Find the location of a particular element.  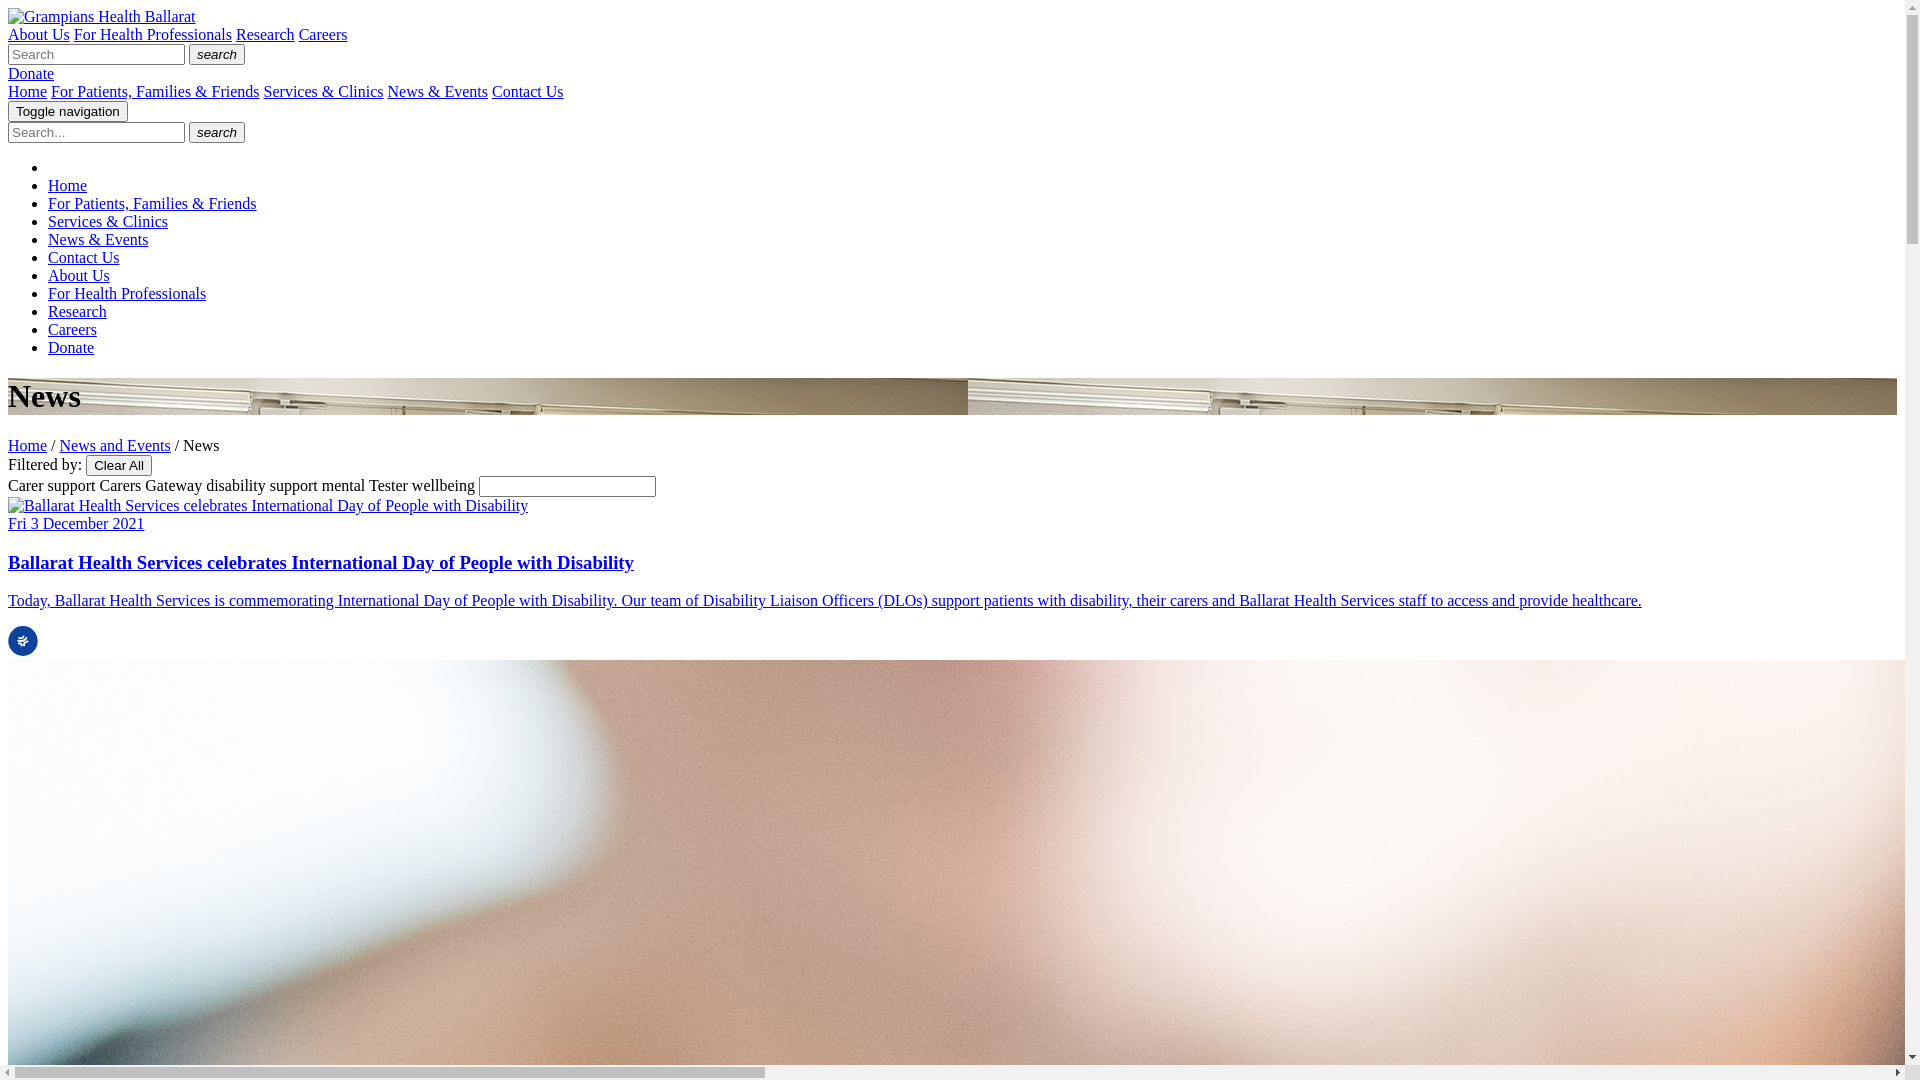

'Donate' is located at coordinates (30, 72).